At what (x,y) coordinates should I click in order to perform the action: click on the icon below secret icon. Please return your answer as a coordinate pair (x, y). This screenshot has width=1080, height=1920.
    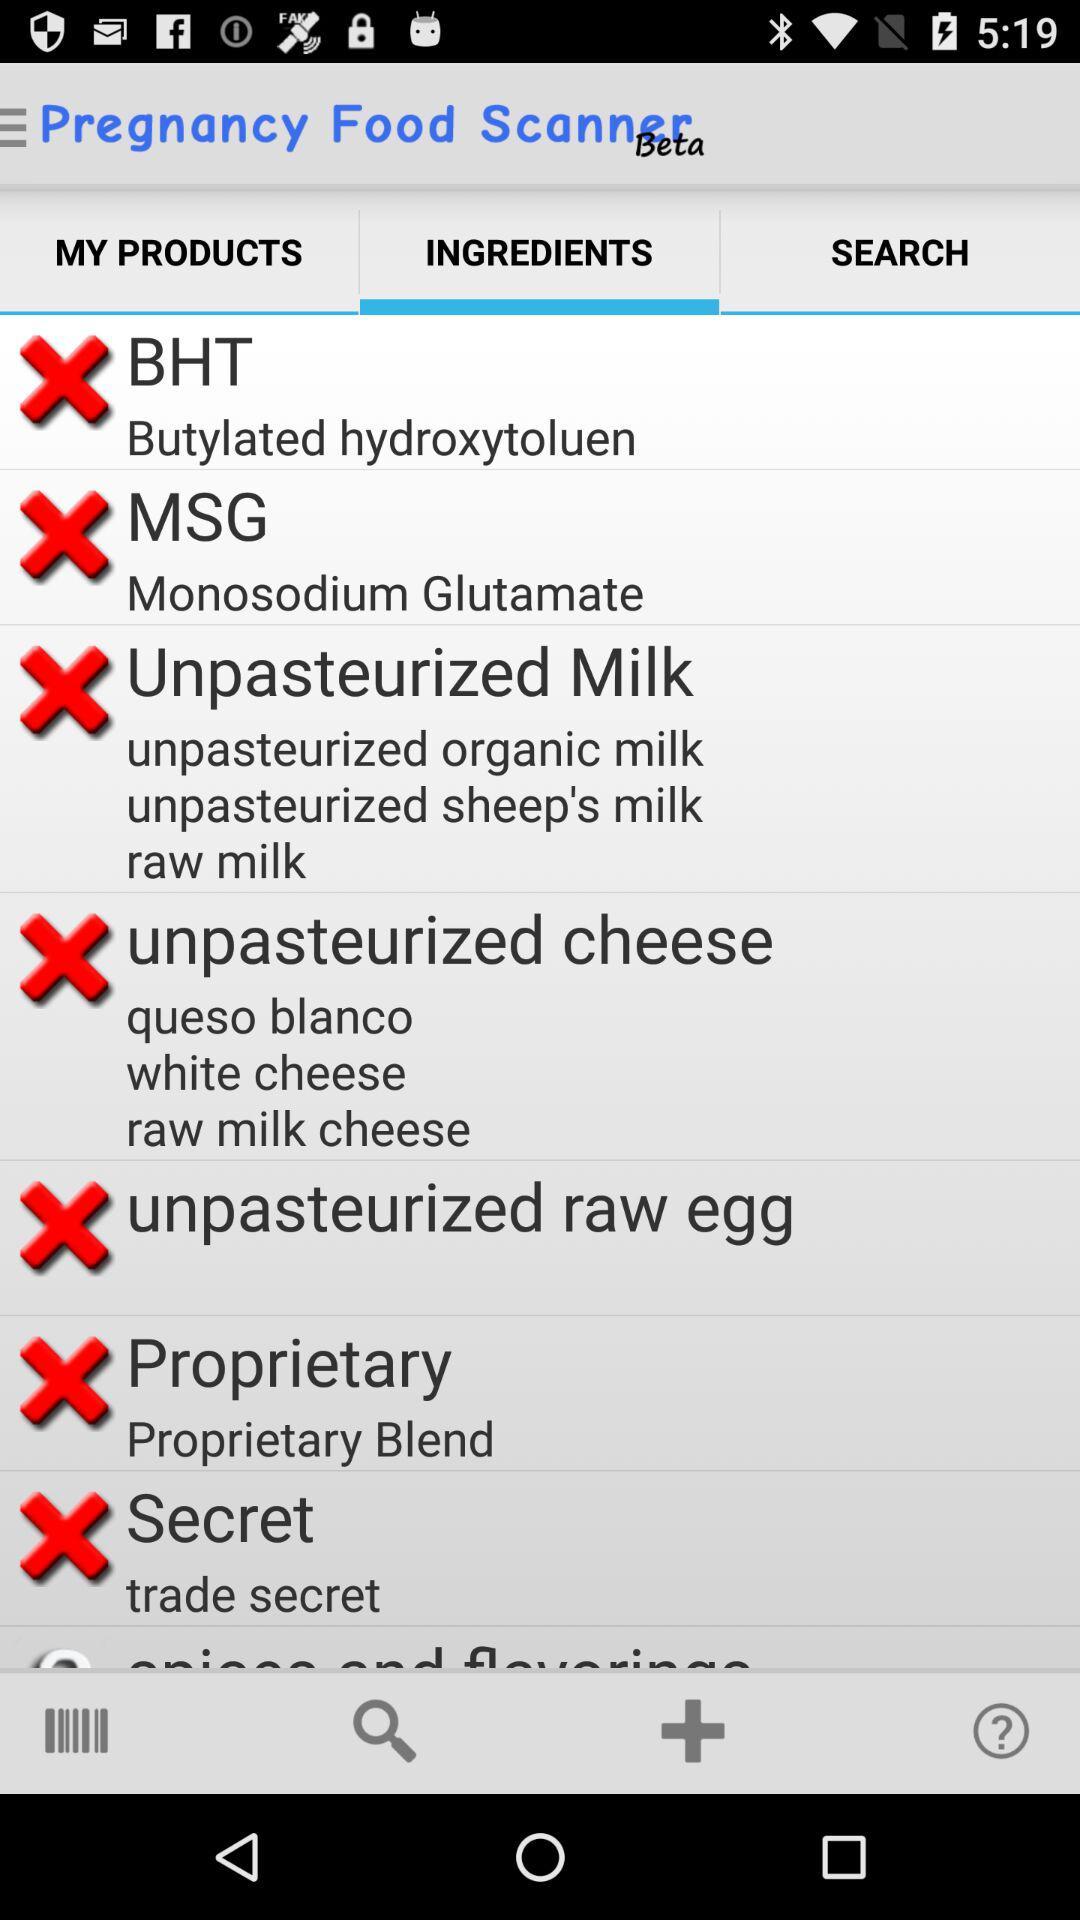
    Looking at the image, I should click on (252, 1592).